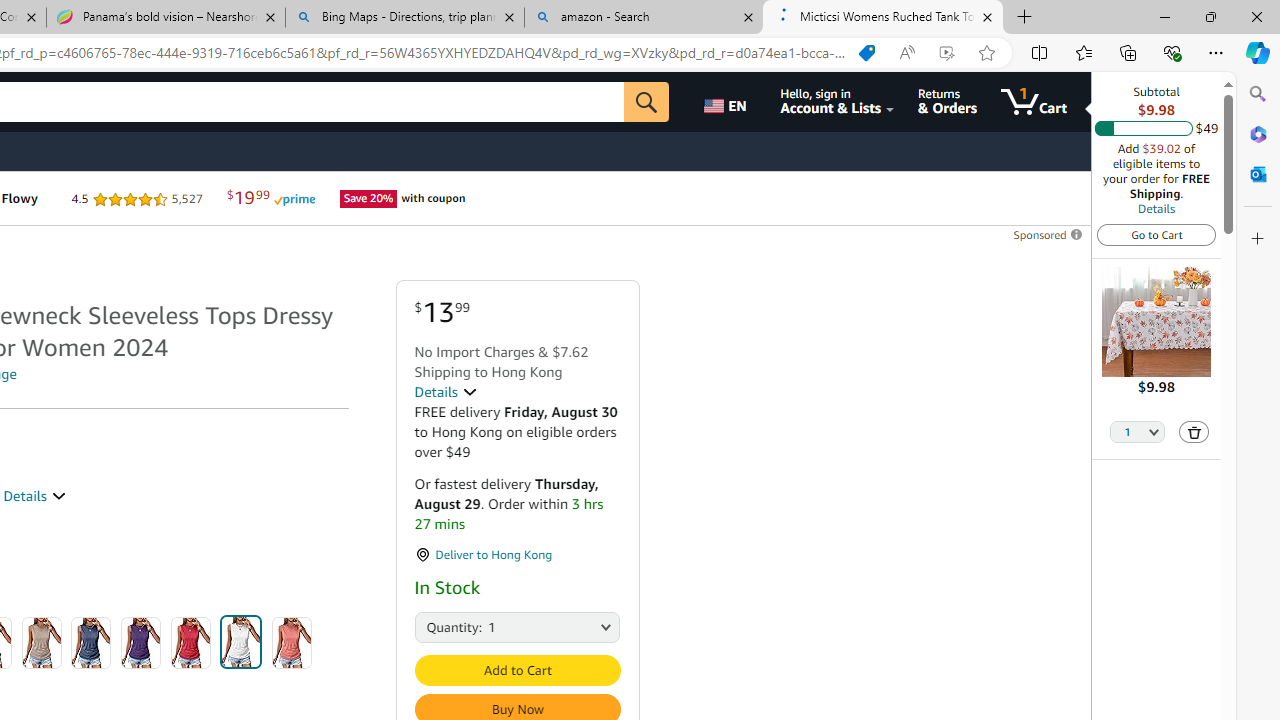 This screenshot has width=1280, height=720. What do you see at coordinates (517, 670) in the screenshot?
I see `'Add to Cart'` at bounding box center [517, 670].